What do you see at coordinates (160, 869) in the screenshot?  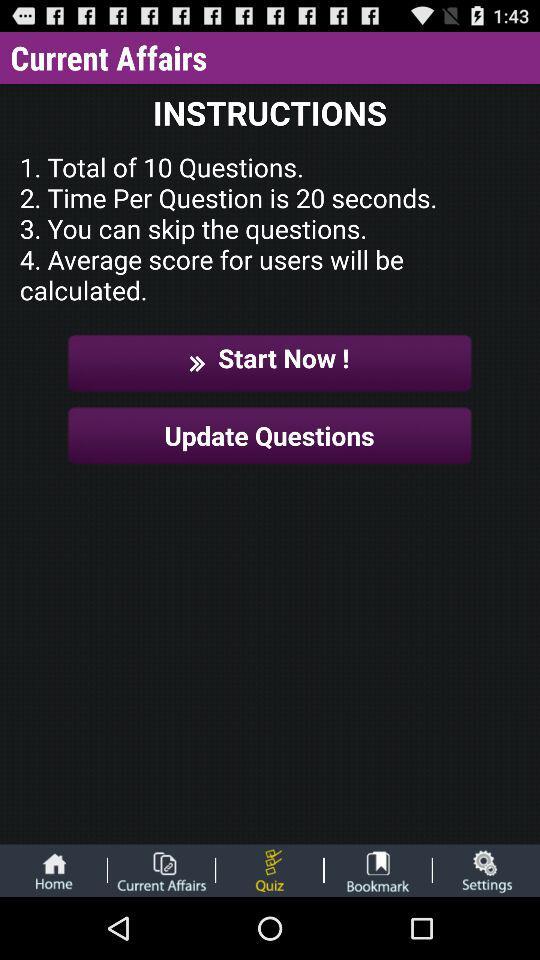 I see `open file` at bounding box center [160, 869].